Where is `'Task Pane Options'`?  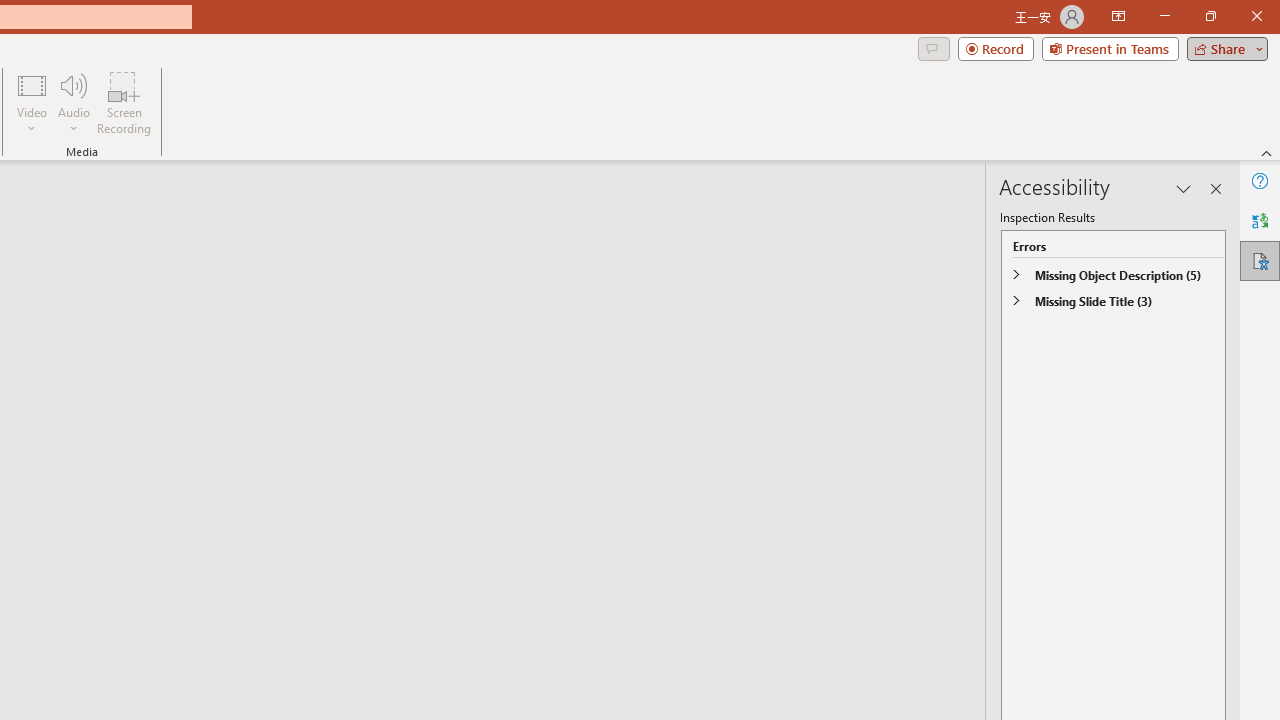 'Task Pane Options' is located at coordinates (1184, 189).